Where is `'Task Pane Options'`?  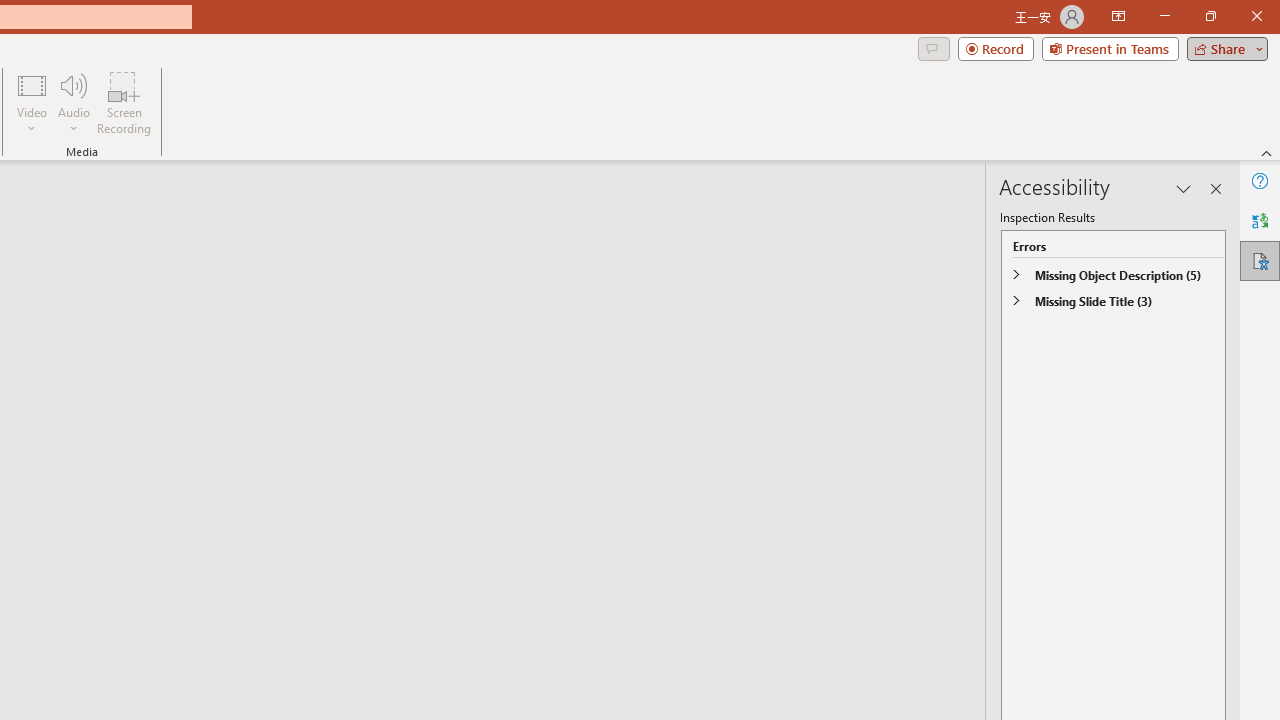 'Task Pane Options' is located at coordinates (1184, 189).